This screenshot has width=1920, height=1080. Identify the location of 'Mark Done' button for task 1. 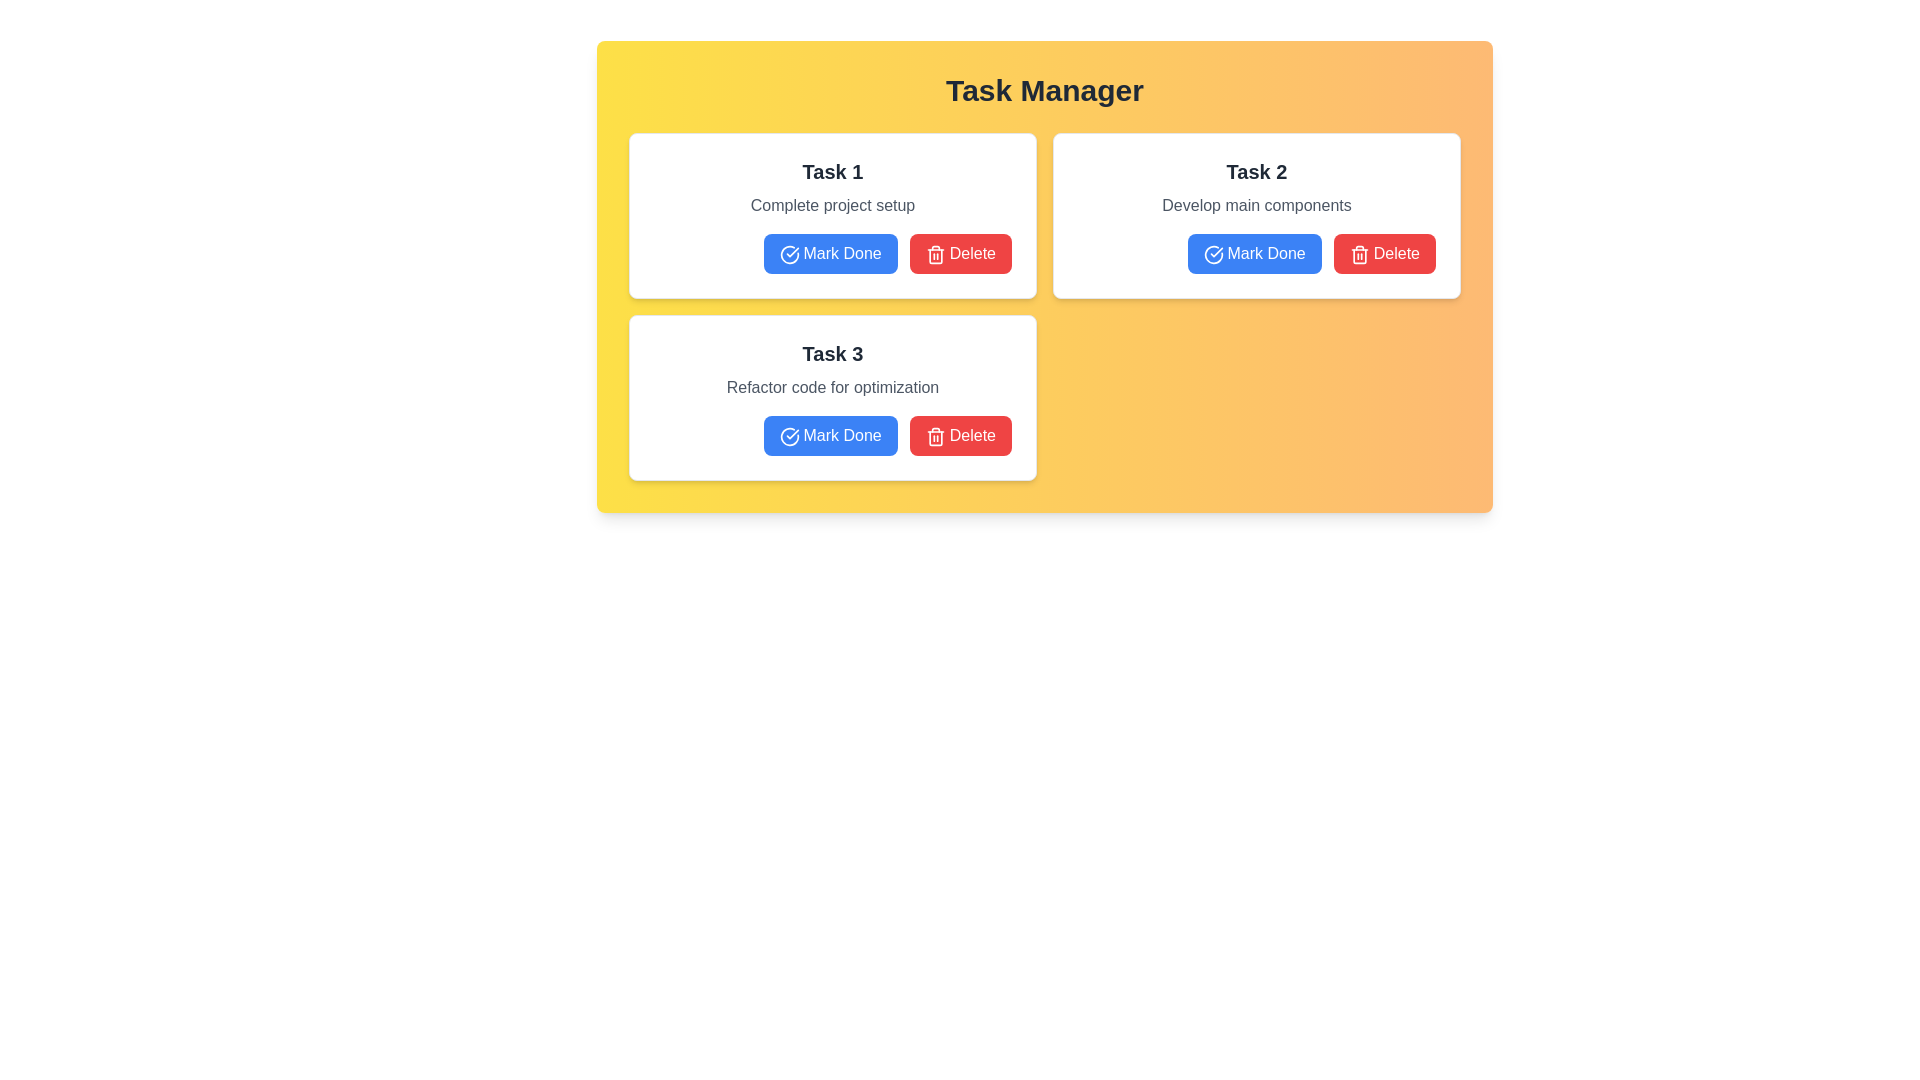
(830, 253).